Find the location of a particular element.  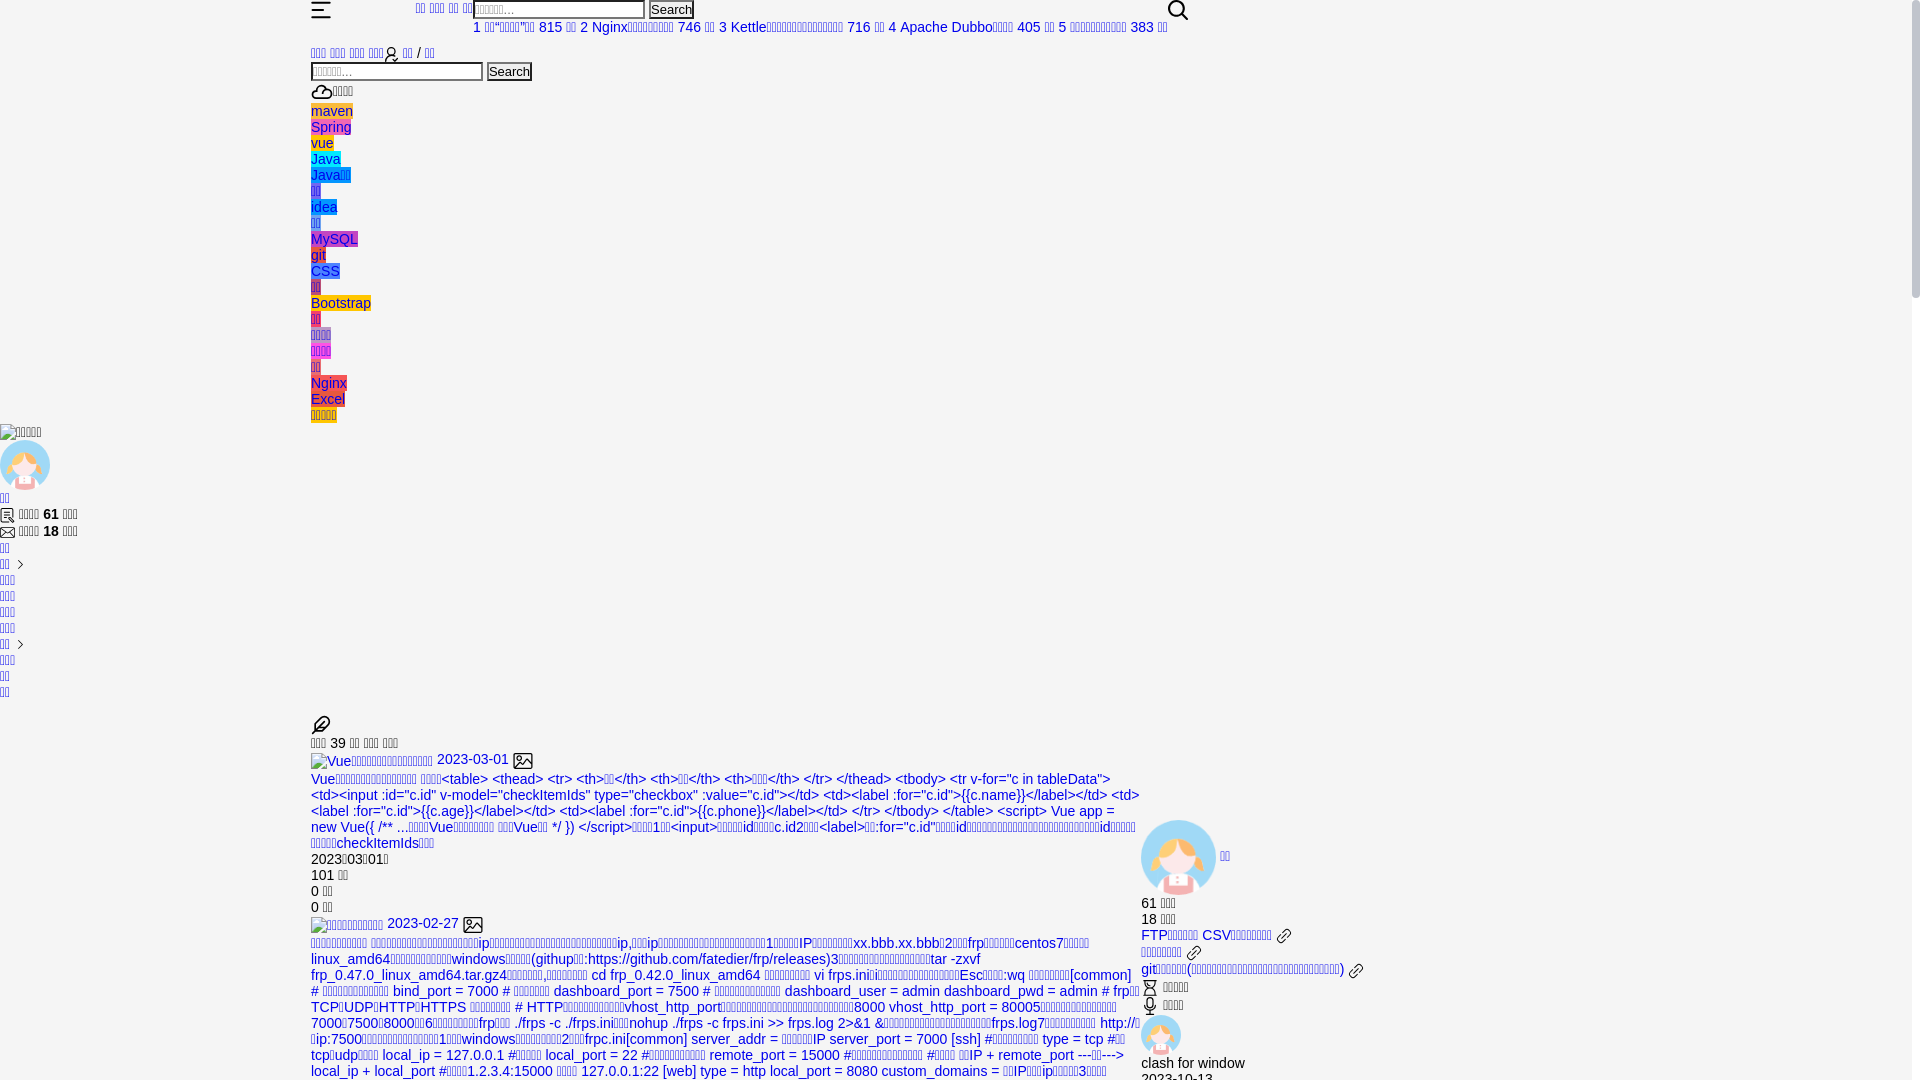

'2023-02-27' is located at coordinates (397, 922).